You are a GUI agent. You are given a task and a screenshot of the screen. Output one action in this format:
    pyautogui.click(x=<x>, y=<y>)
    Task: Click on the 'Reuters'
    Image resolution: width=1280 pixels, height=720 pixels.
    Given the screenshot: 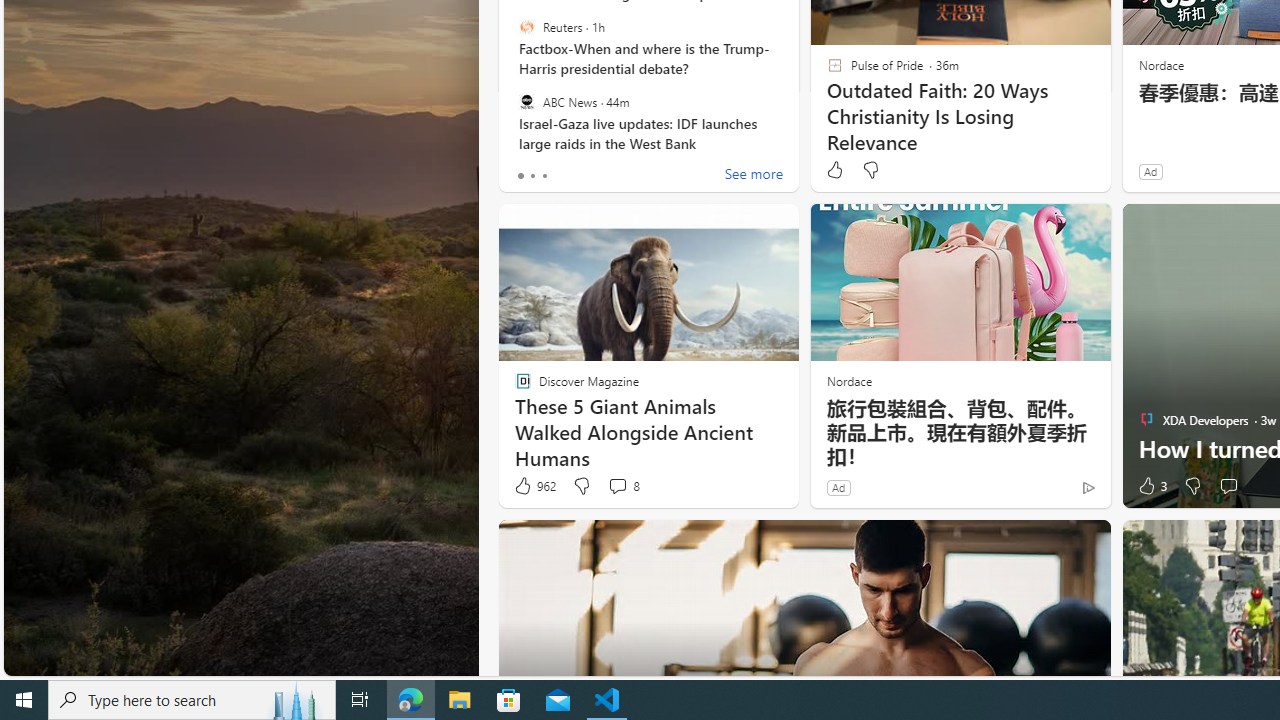 What is the action you would take?
    pyautogui.click(x=526, y=27)
    